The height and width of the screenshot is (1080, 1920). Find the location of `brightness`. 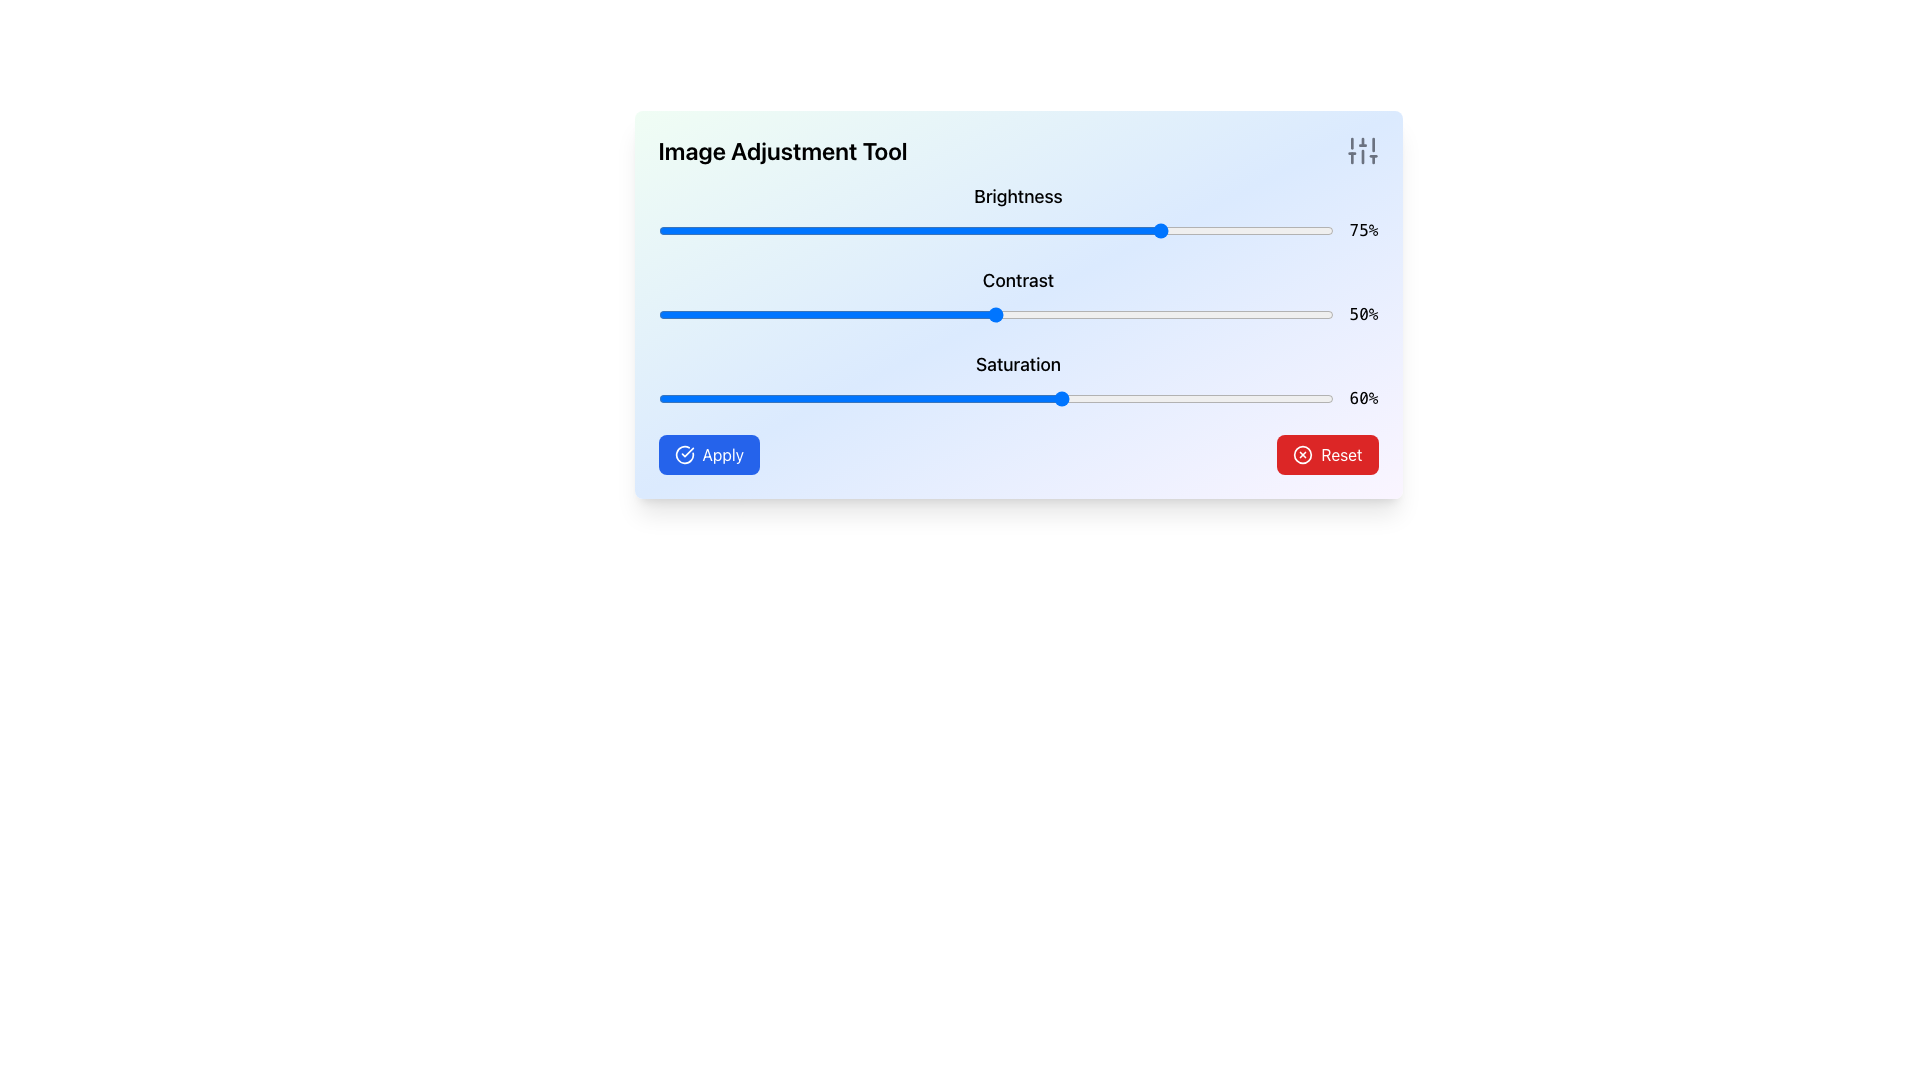

brightness is located at coordinates (672, 230).